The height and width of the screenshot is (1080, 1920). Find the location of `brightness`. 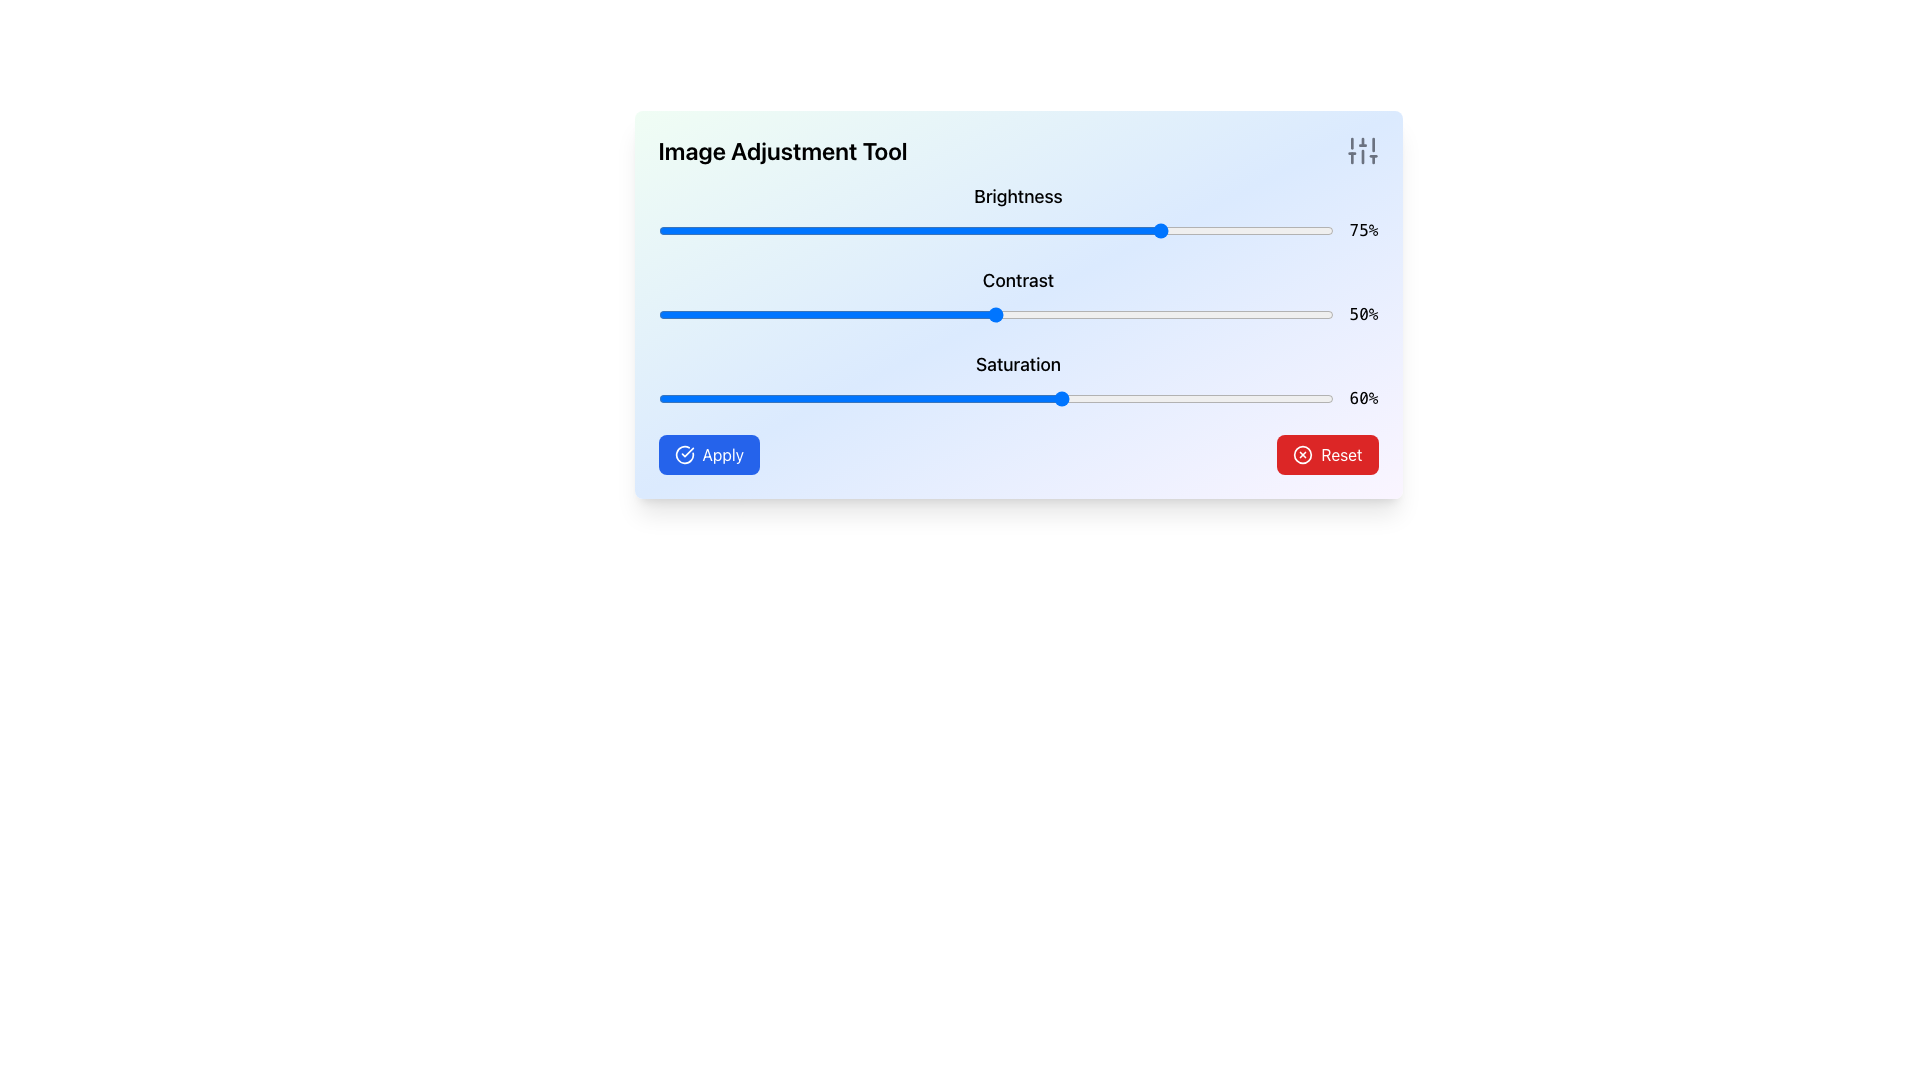

brightness is located at coordinates (672, 230).